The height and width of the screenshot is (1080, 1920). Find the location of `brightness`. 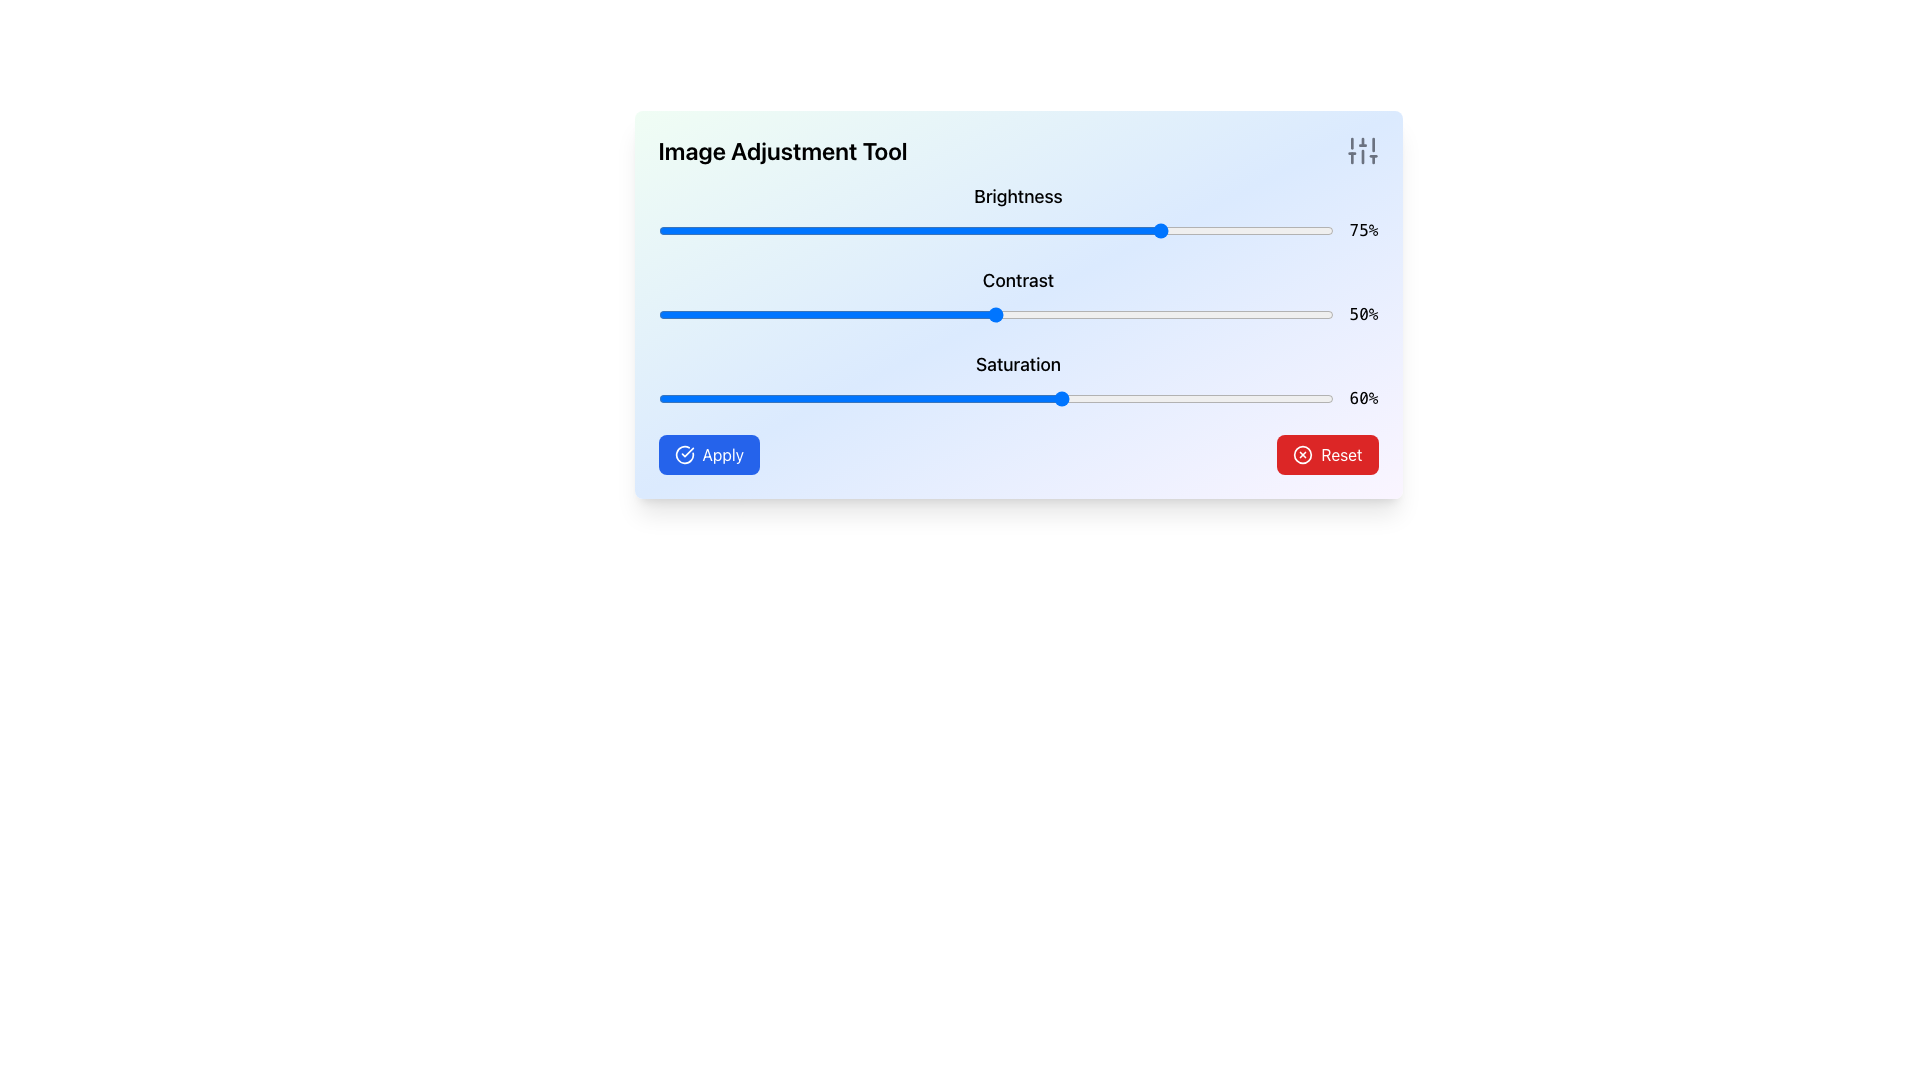

brightness is located at coordinates (672, 230).